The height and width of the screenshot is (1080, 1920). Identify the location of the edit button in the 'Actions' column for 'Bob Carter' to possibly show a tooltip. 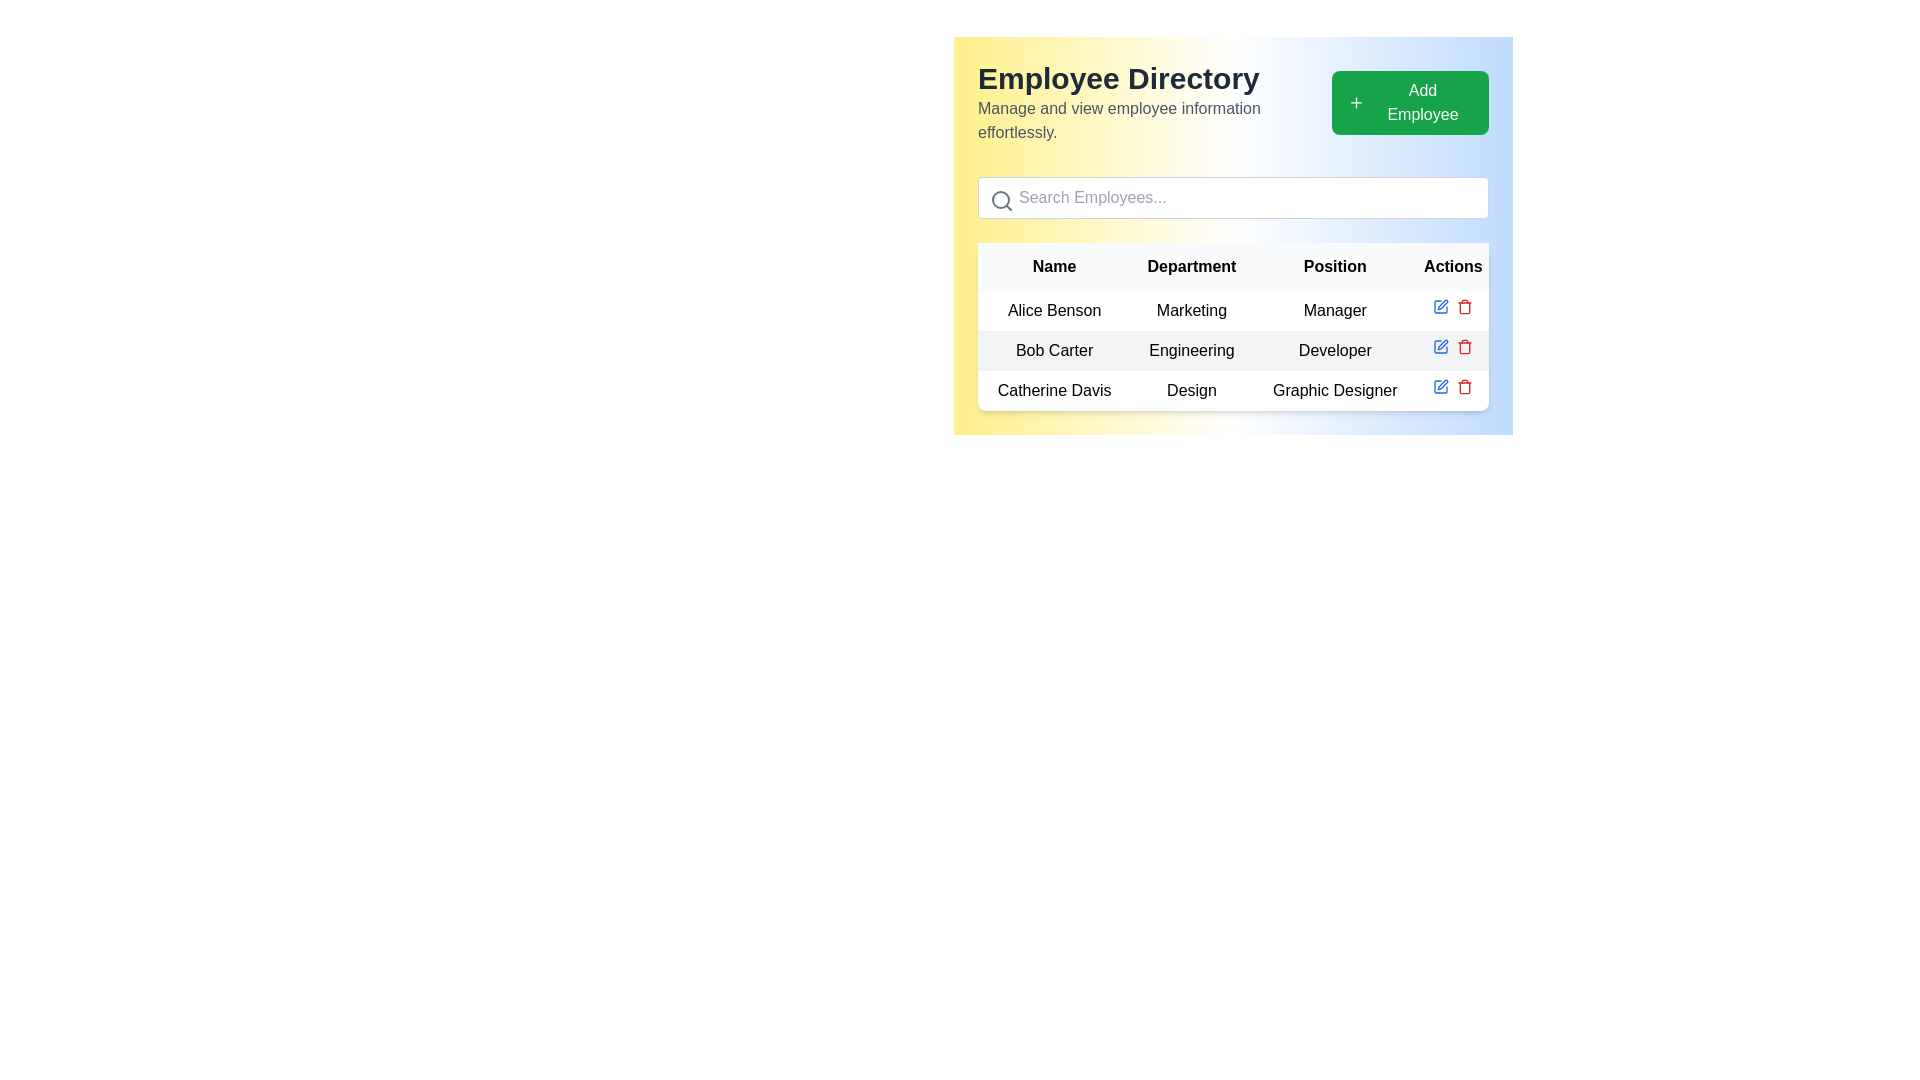
(1441, 307).